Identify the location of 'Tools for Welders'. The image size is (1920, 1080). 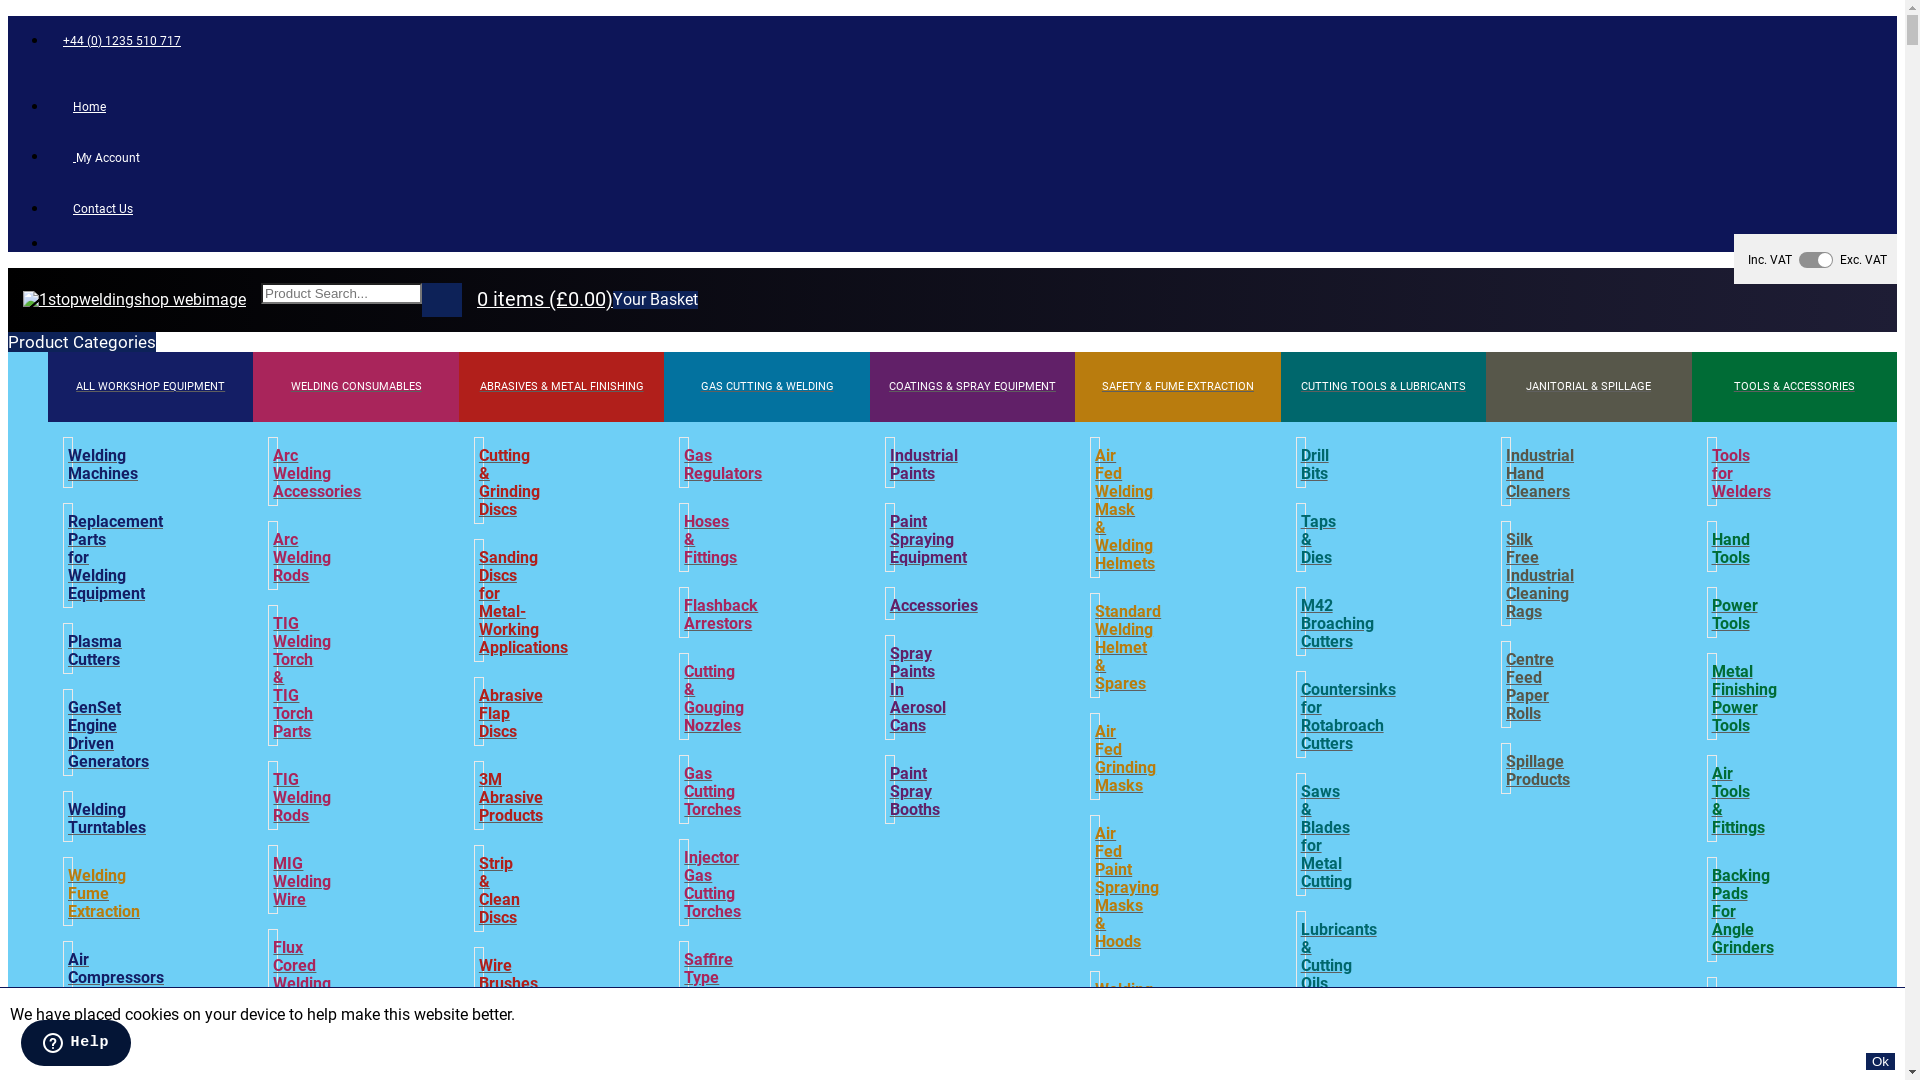
(1740, 474).